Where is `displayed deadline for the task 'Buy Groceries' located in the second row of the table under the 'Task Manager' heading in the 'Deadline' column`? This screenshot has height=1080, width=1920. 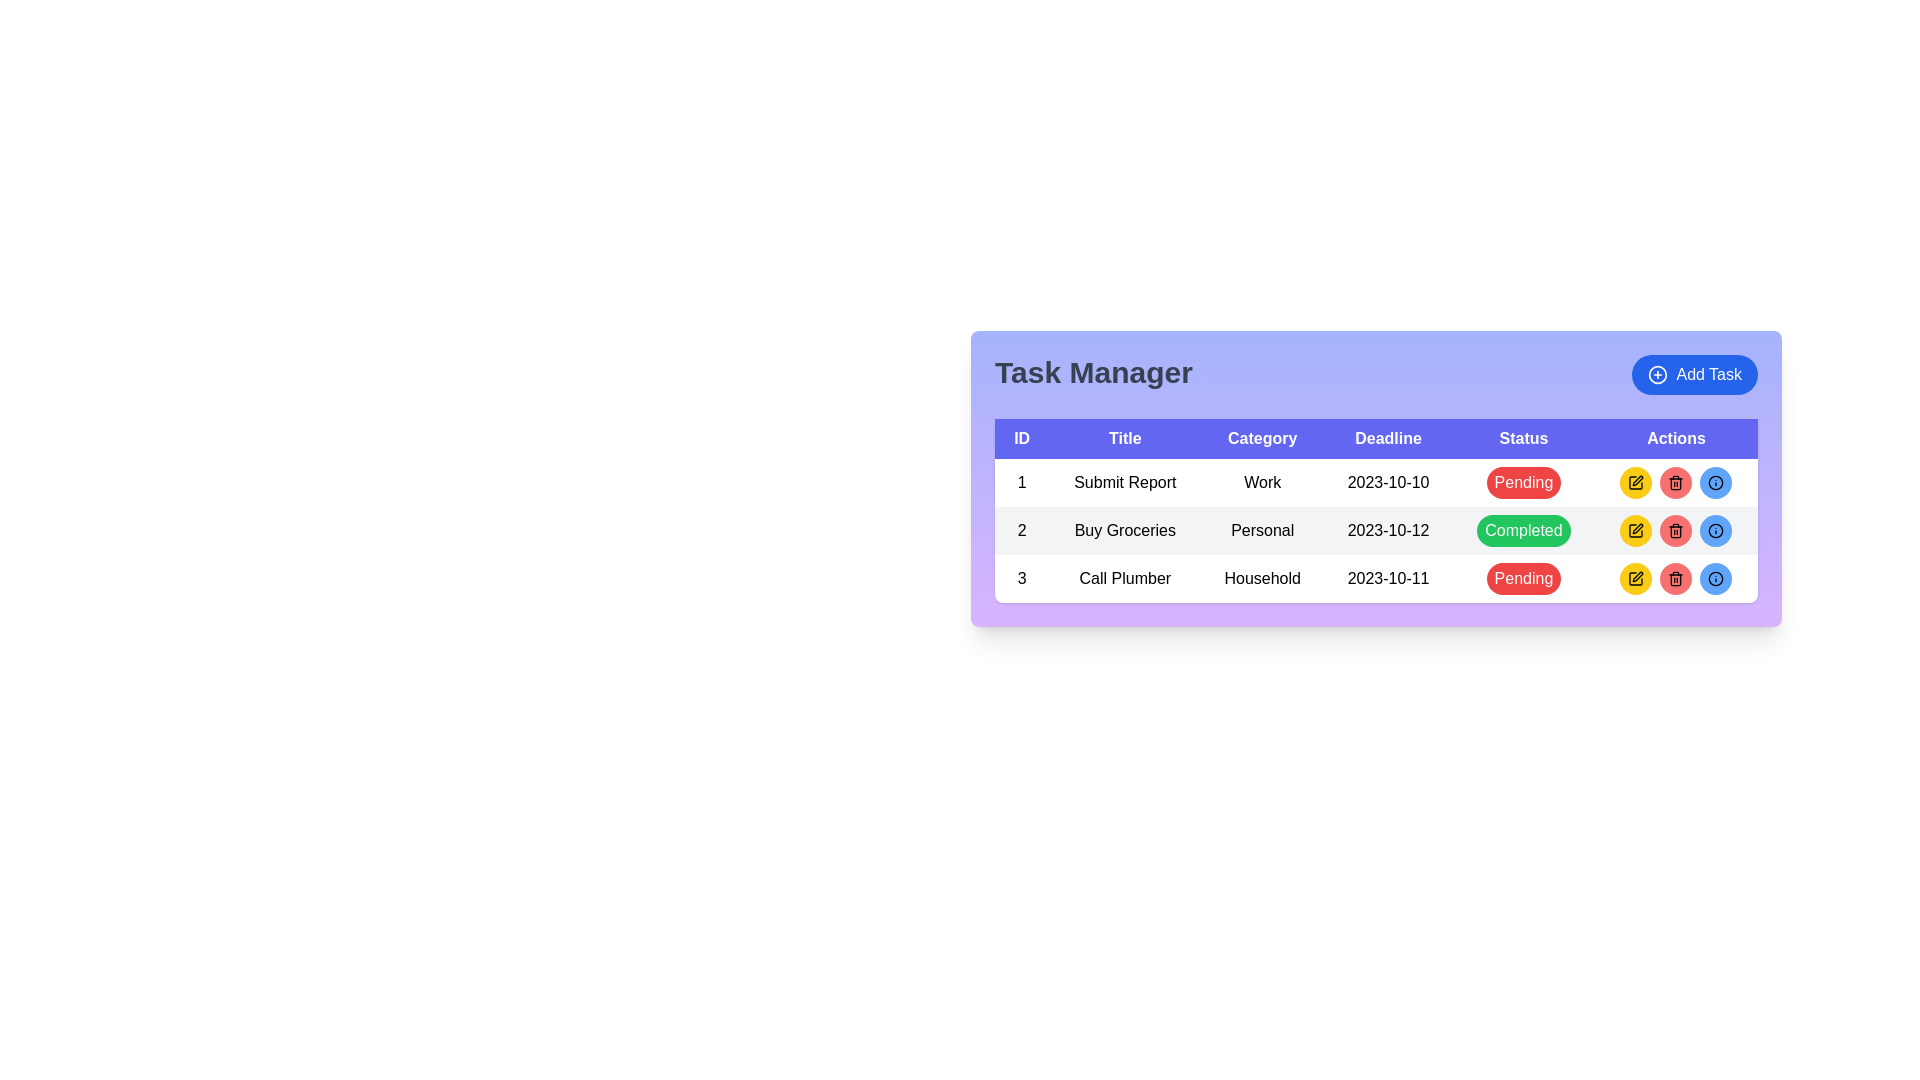 displayed deadline for the task 'Buy Groceries' located in the second row of the table under the 'Task Manager' heading in the 'Deadline' column is located at coordinates (1387, 530).